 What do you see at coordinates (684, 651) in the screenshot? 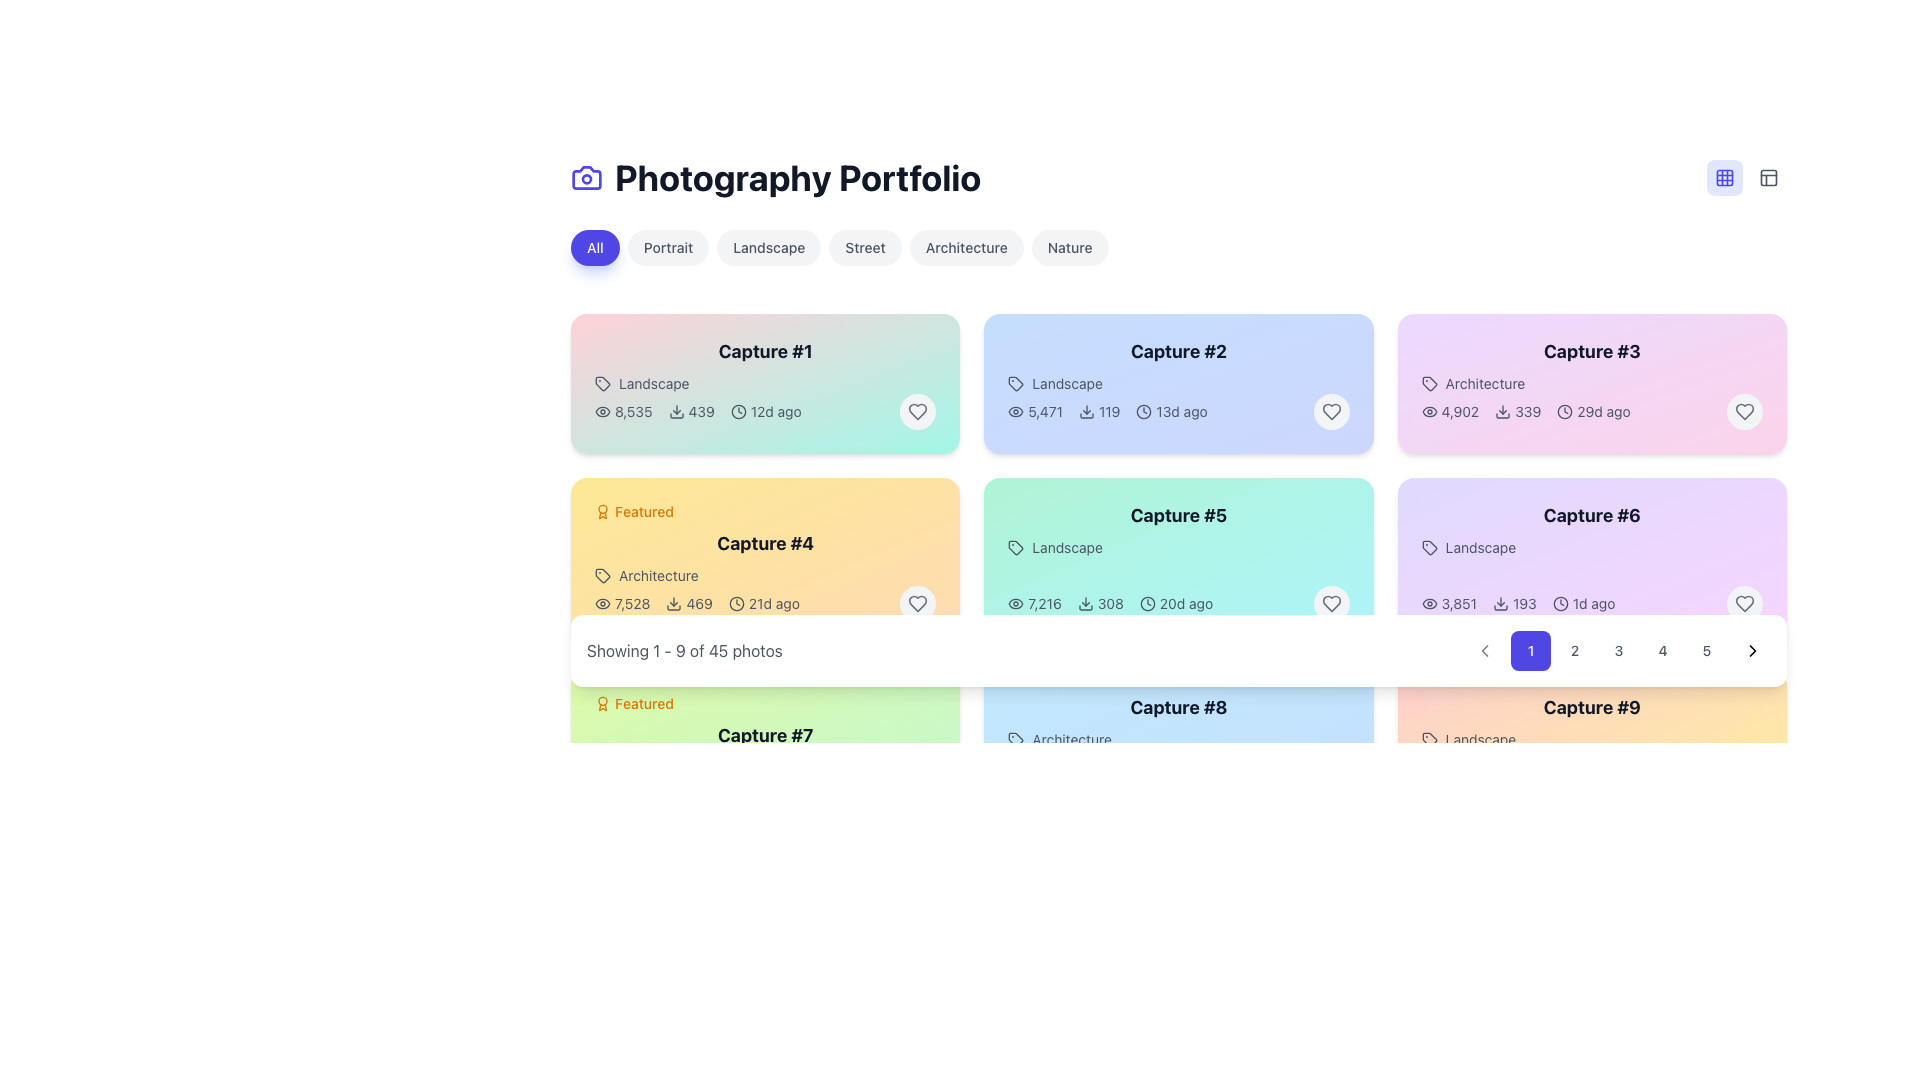
I see `information displayed in the Text Label located in the bottom section of the interface, next to pagination controls` at bounding box center [684, 651].